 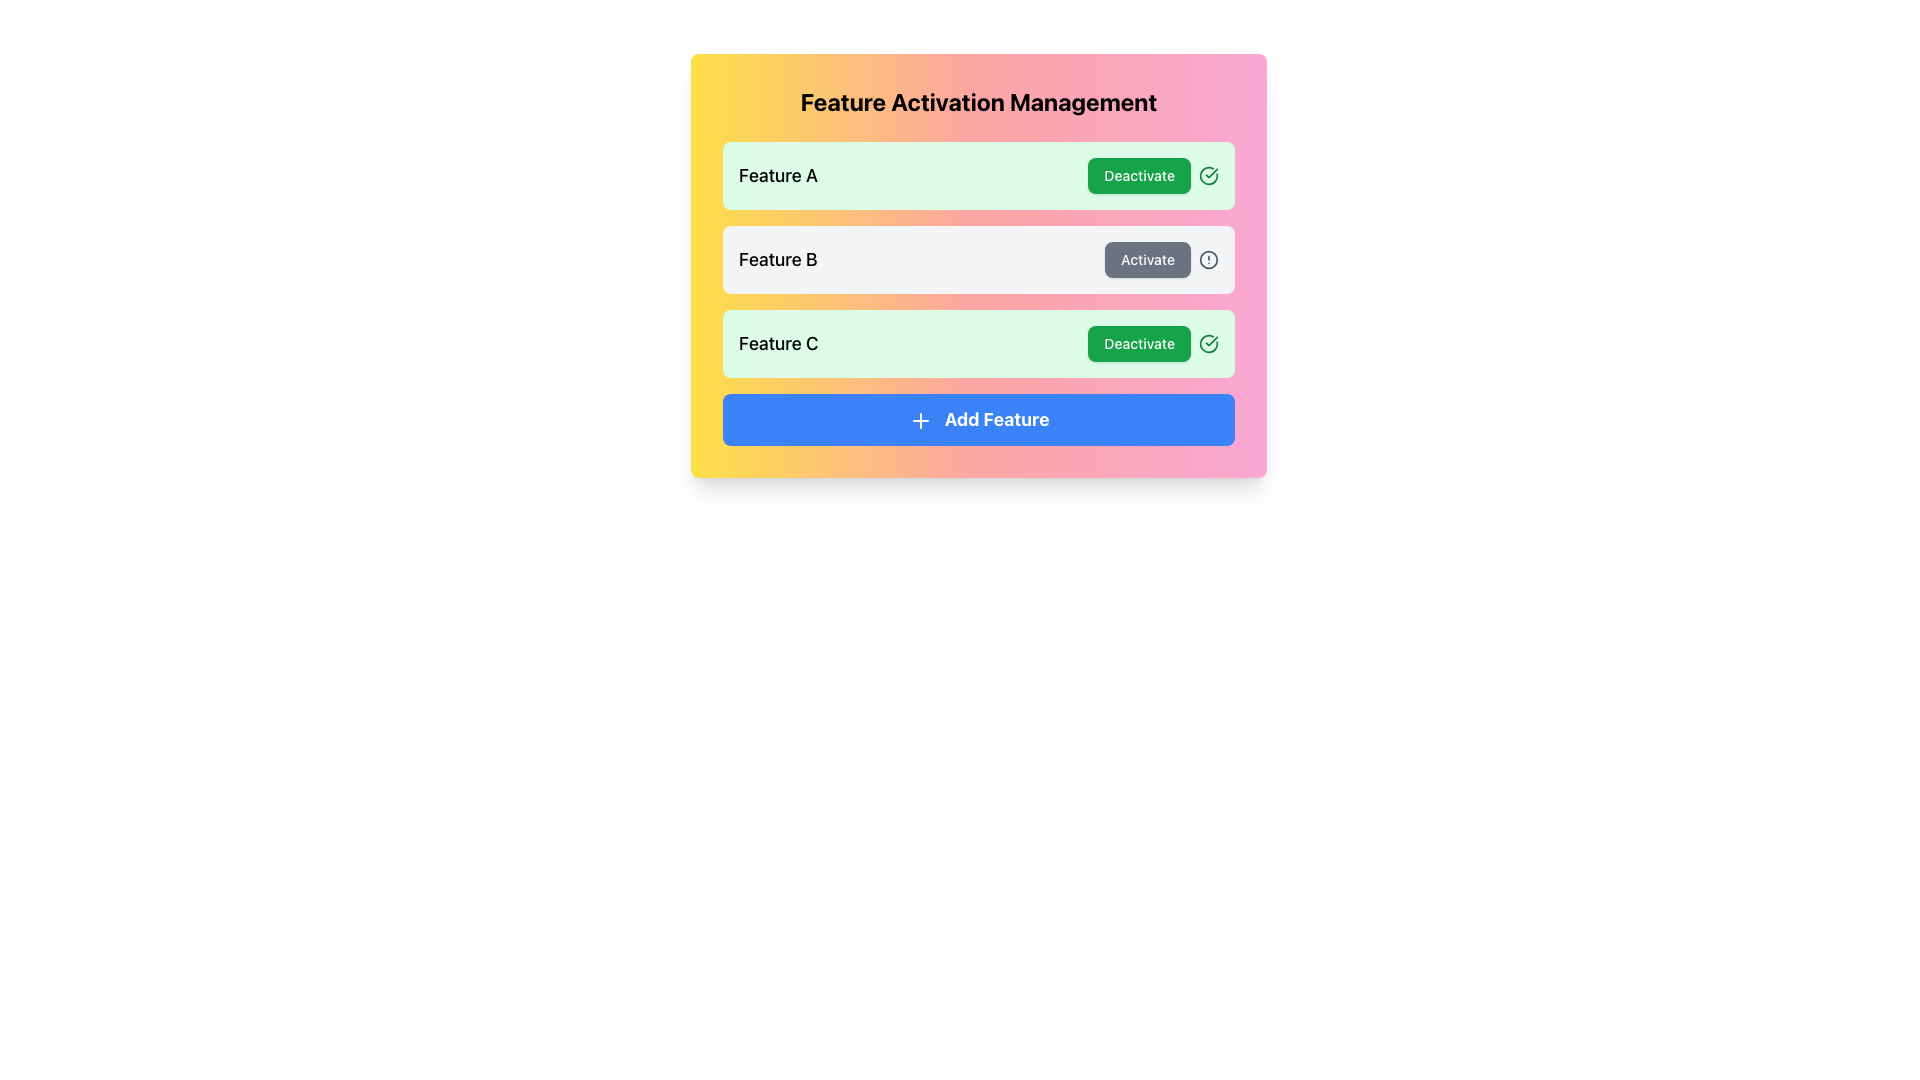 I want to click on the SVG graphical component (circle element) that serves as a visual marker in the 'Feature Activation Management' UI, located to the right of the 'Activate' button in the 'Feature B' row, so click(x=1208, y=258).